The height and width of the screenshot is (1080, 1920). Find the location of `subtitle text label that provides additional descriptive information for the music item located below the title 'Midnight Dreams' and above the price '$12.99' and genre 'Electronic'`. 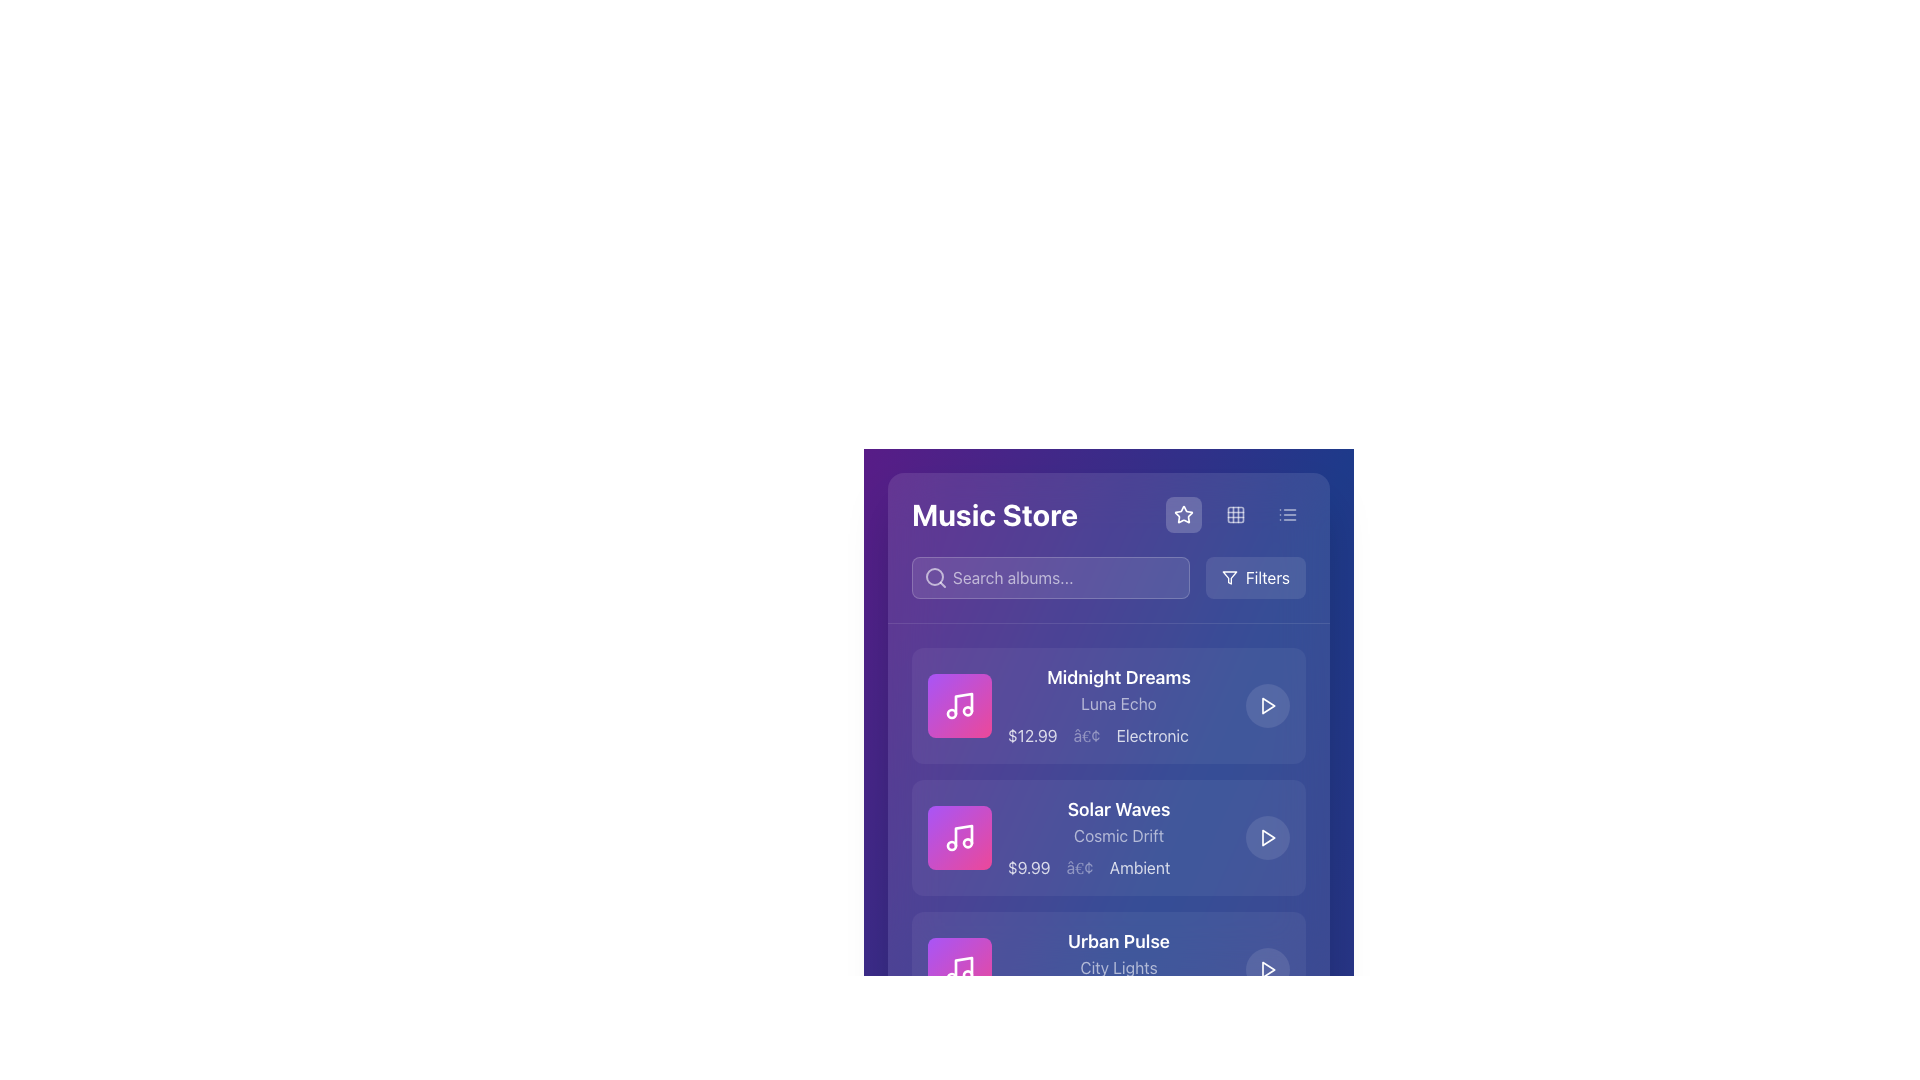

subtitle text label that provides additional descriptive information for the music item located below the title 'Midnight Dreams' and above the price '$12.99' and genre 'Electronic' is located at coordinates (1117, 703).